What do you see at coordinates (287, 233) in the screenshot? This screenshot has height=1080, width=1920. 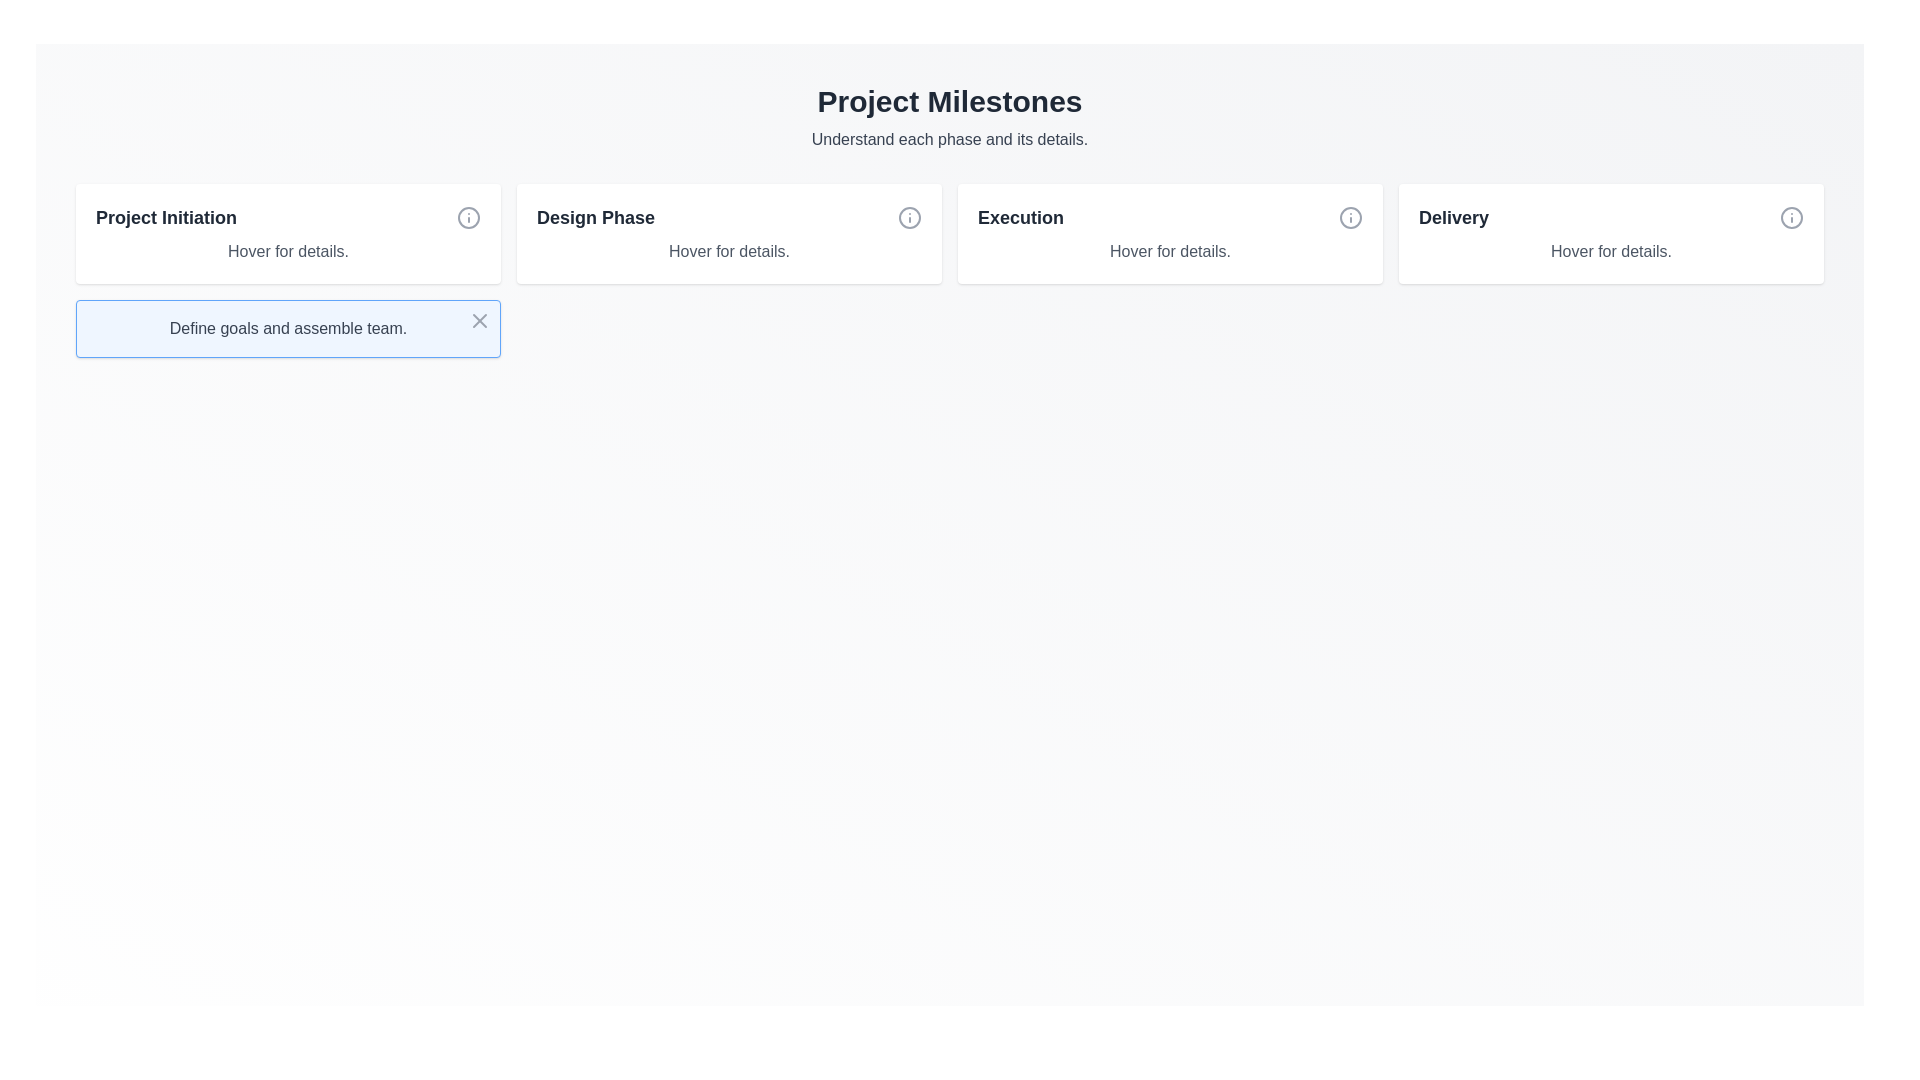 I see `the first information card in the grid that displays a tooltip with details upon interaction` at bounding box center [287, 233].